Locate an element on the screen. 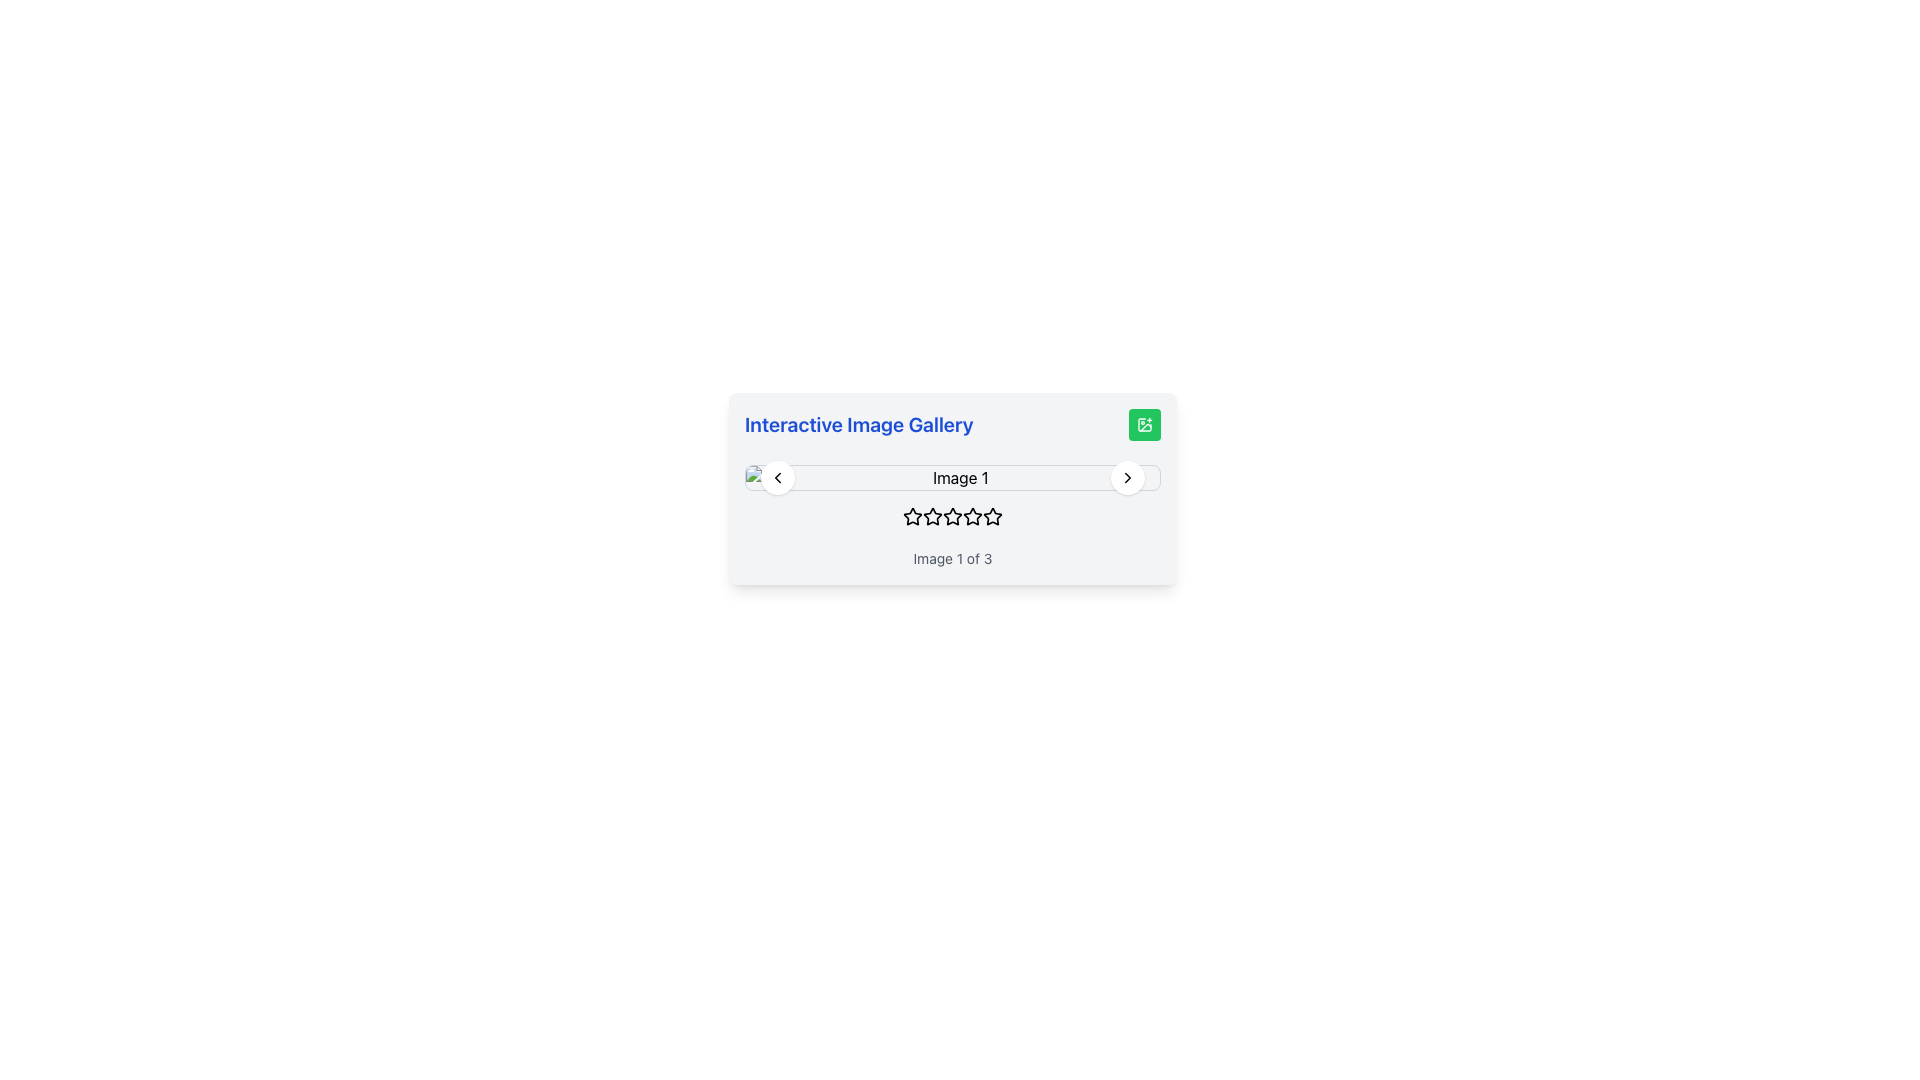  the third star-shaped rating icon, which is styled in yellow or gray, located below the title 'Interactive Image Gallery' to set a rating is located at coordinates (931, 515).